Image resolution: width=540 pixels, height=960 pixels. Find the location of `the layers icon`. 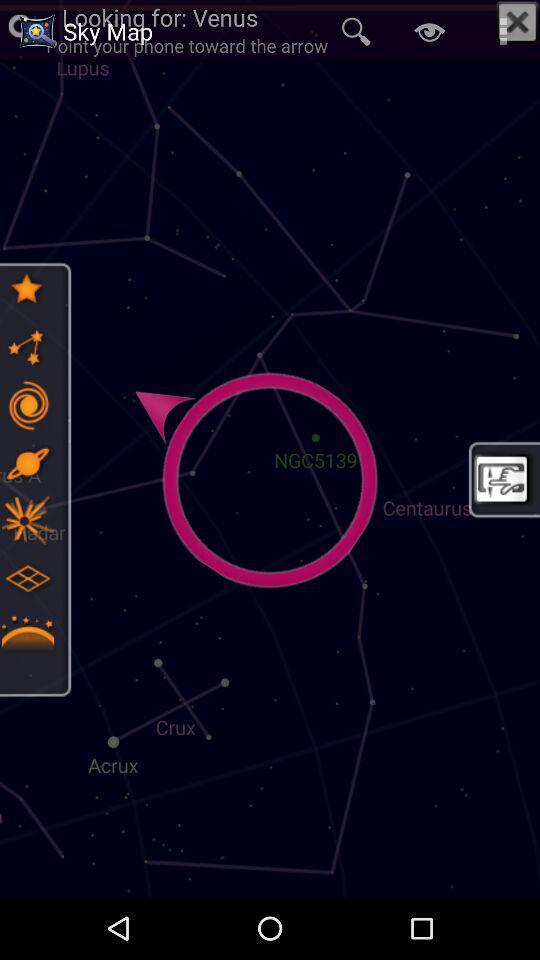

the layers icon is located at coordinates (26, 578).